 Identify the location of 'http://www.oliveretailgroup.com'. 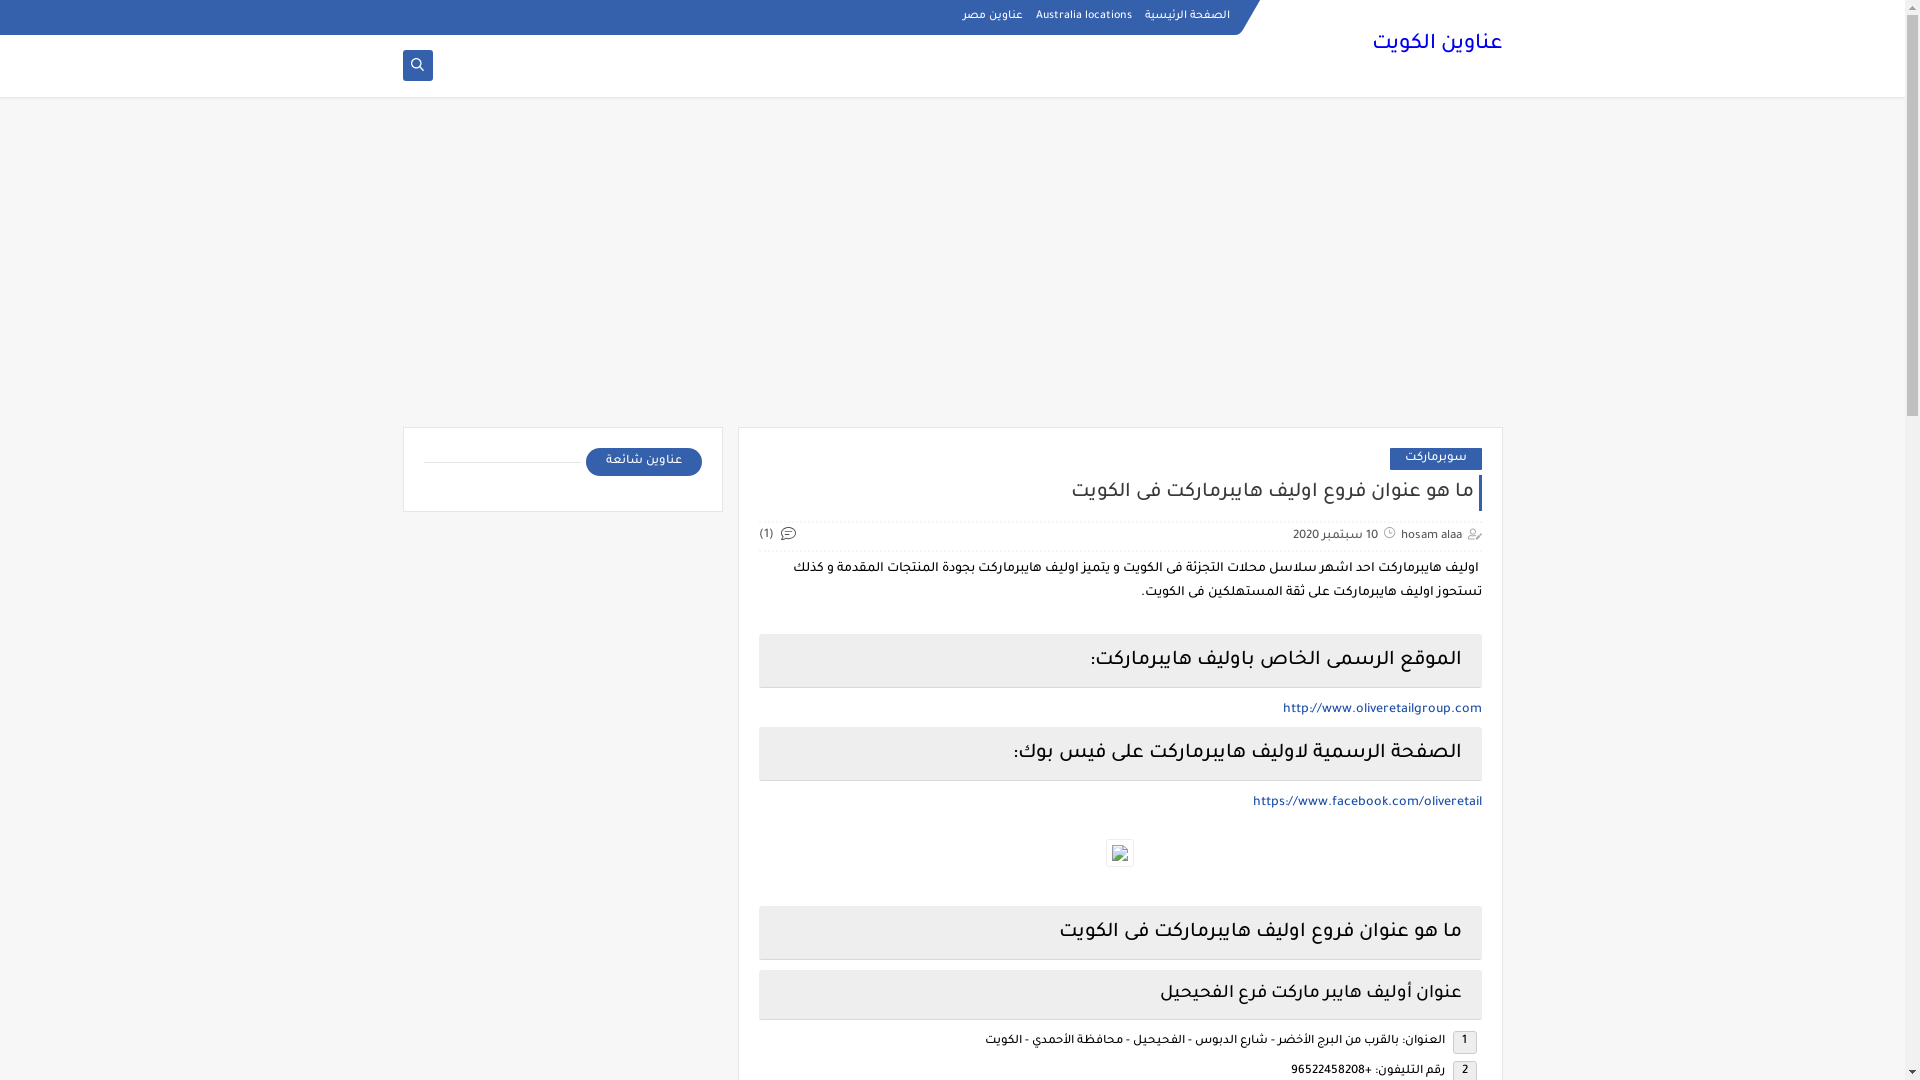
(1380, 708).